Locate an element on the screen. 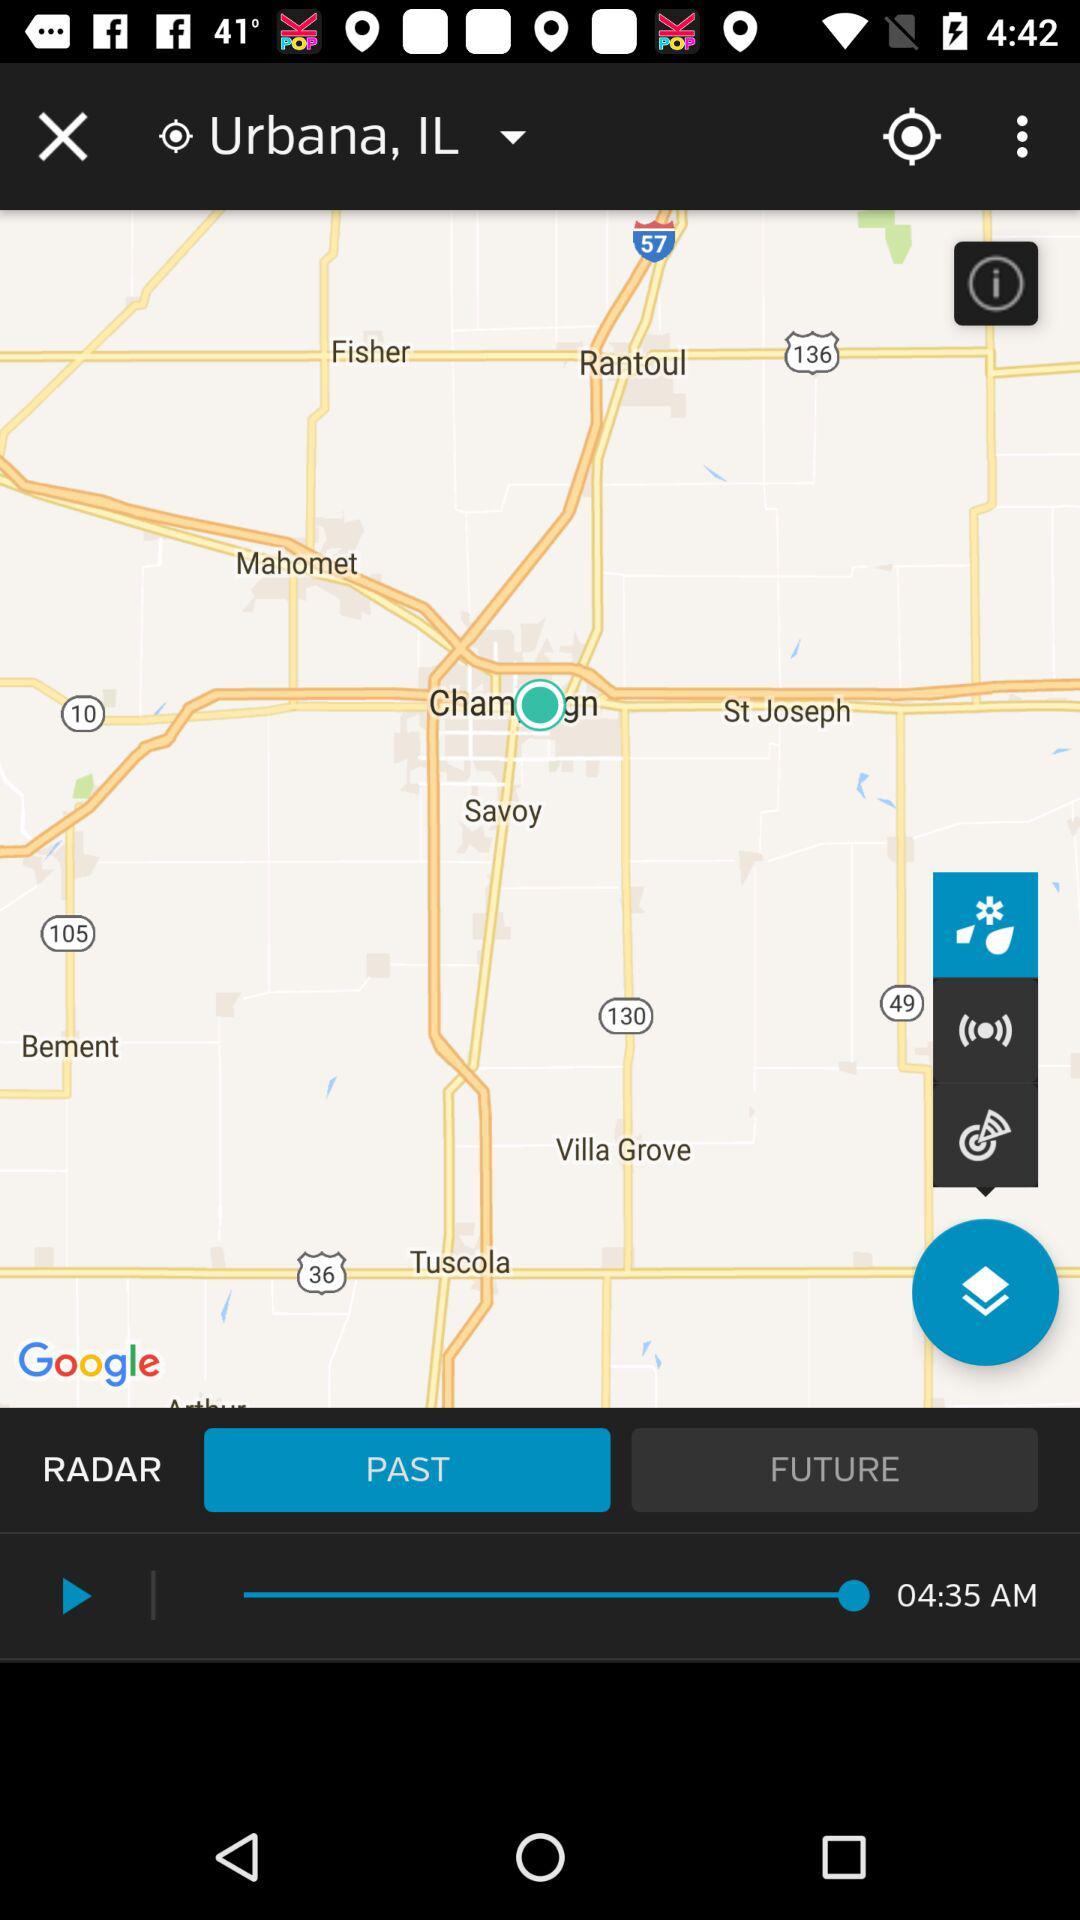  the item above the future is located at coordinates (984, 1292).